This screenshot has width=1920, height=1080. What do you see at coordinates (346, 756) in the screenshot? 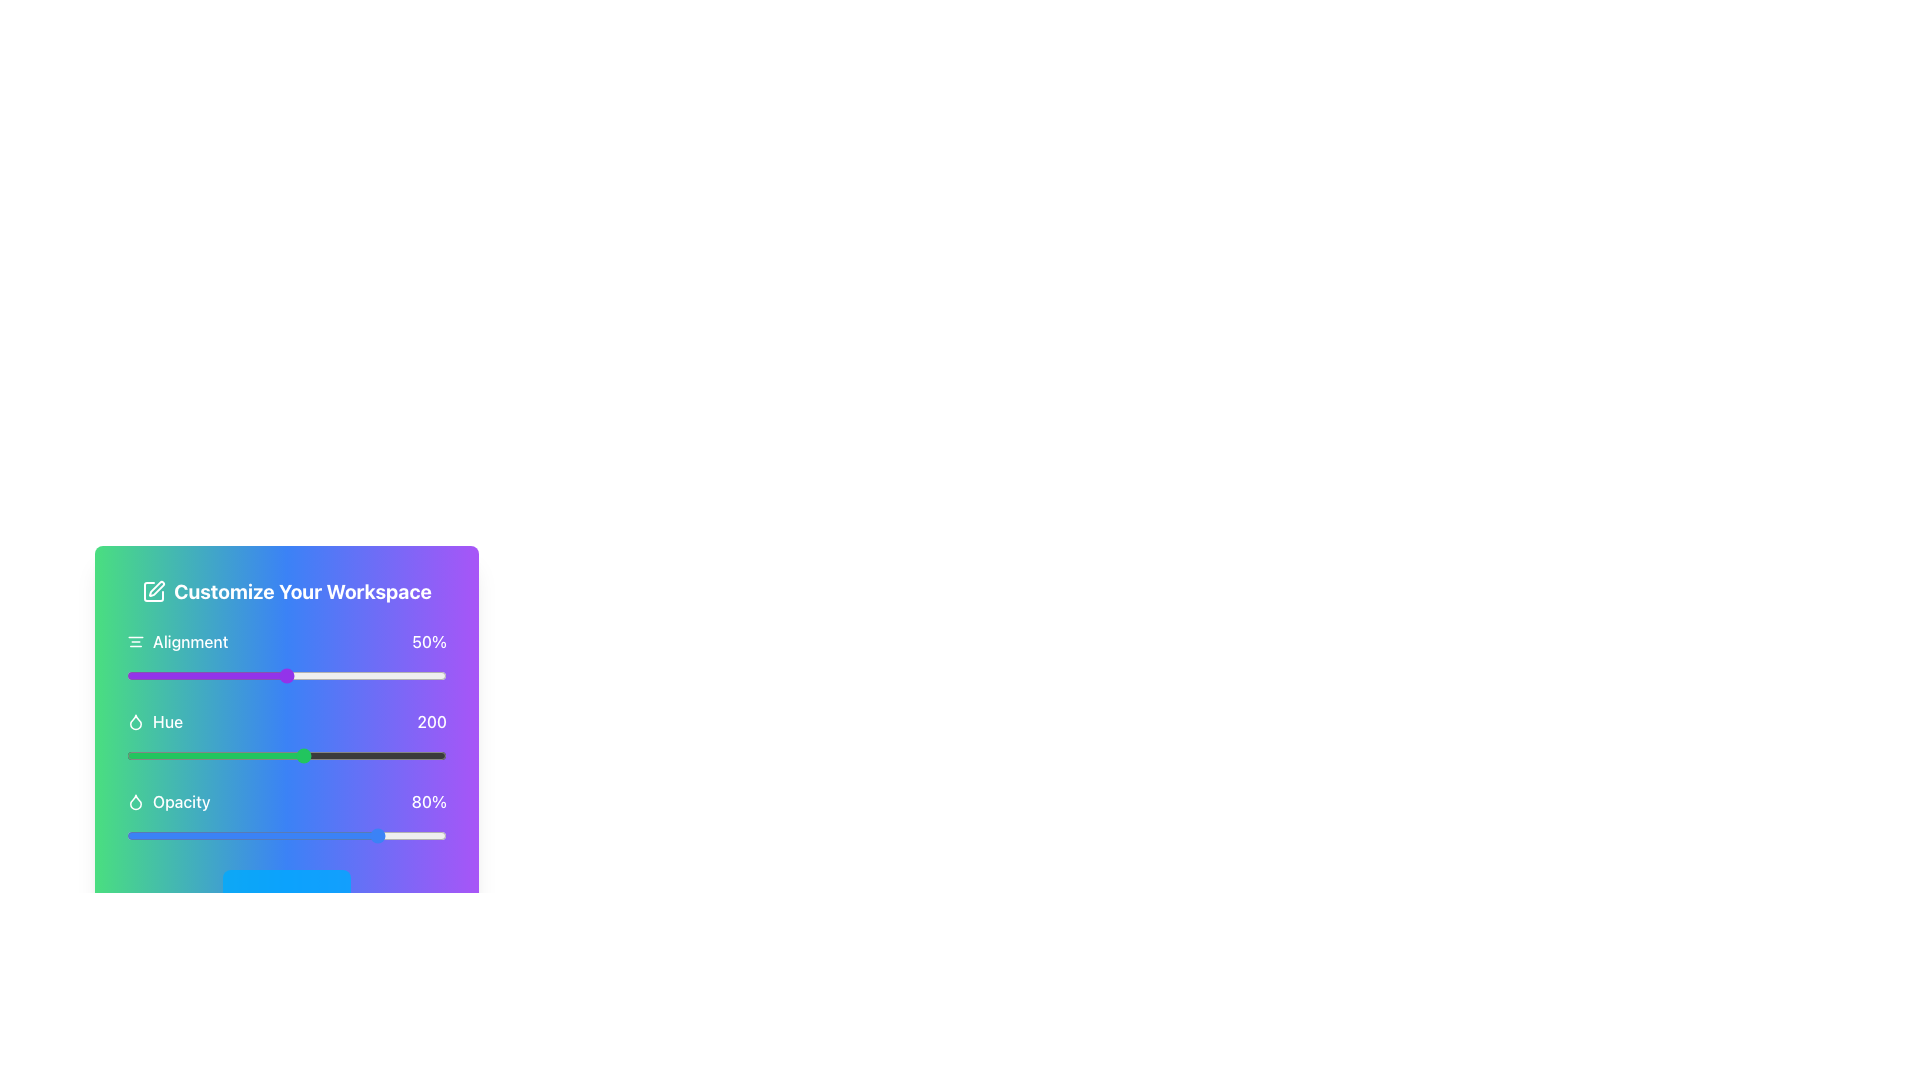
I see `hue` at bounding box center [346, 756].